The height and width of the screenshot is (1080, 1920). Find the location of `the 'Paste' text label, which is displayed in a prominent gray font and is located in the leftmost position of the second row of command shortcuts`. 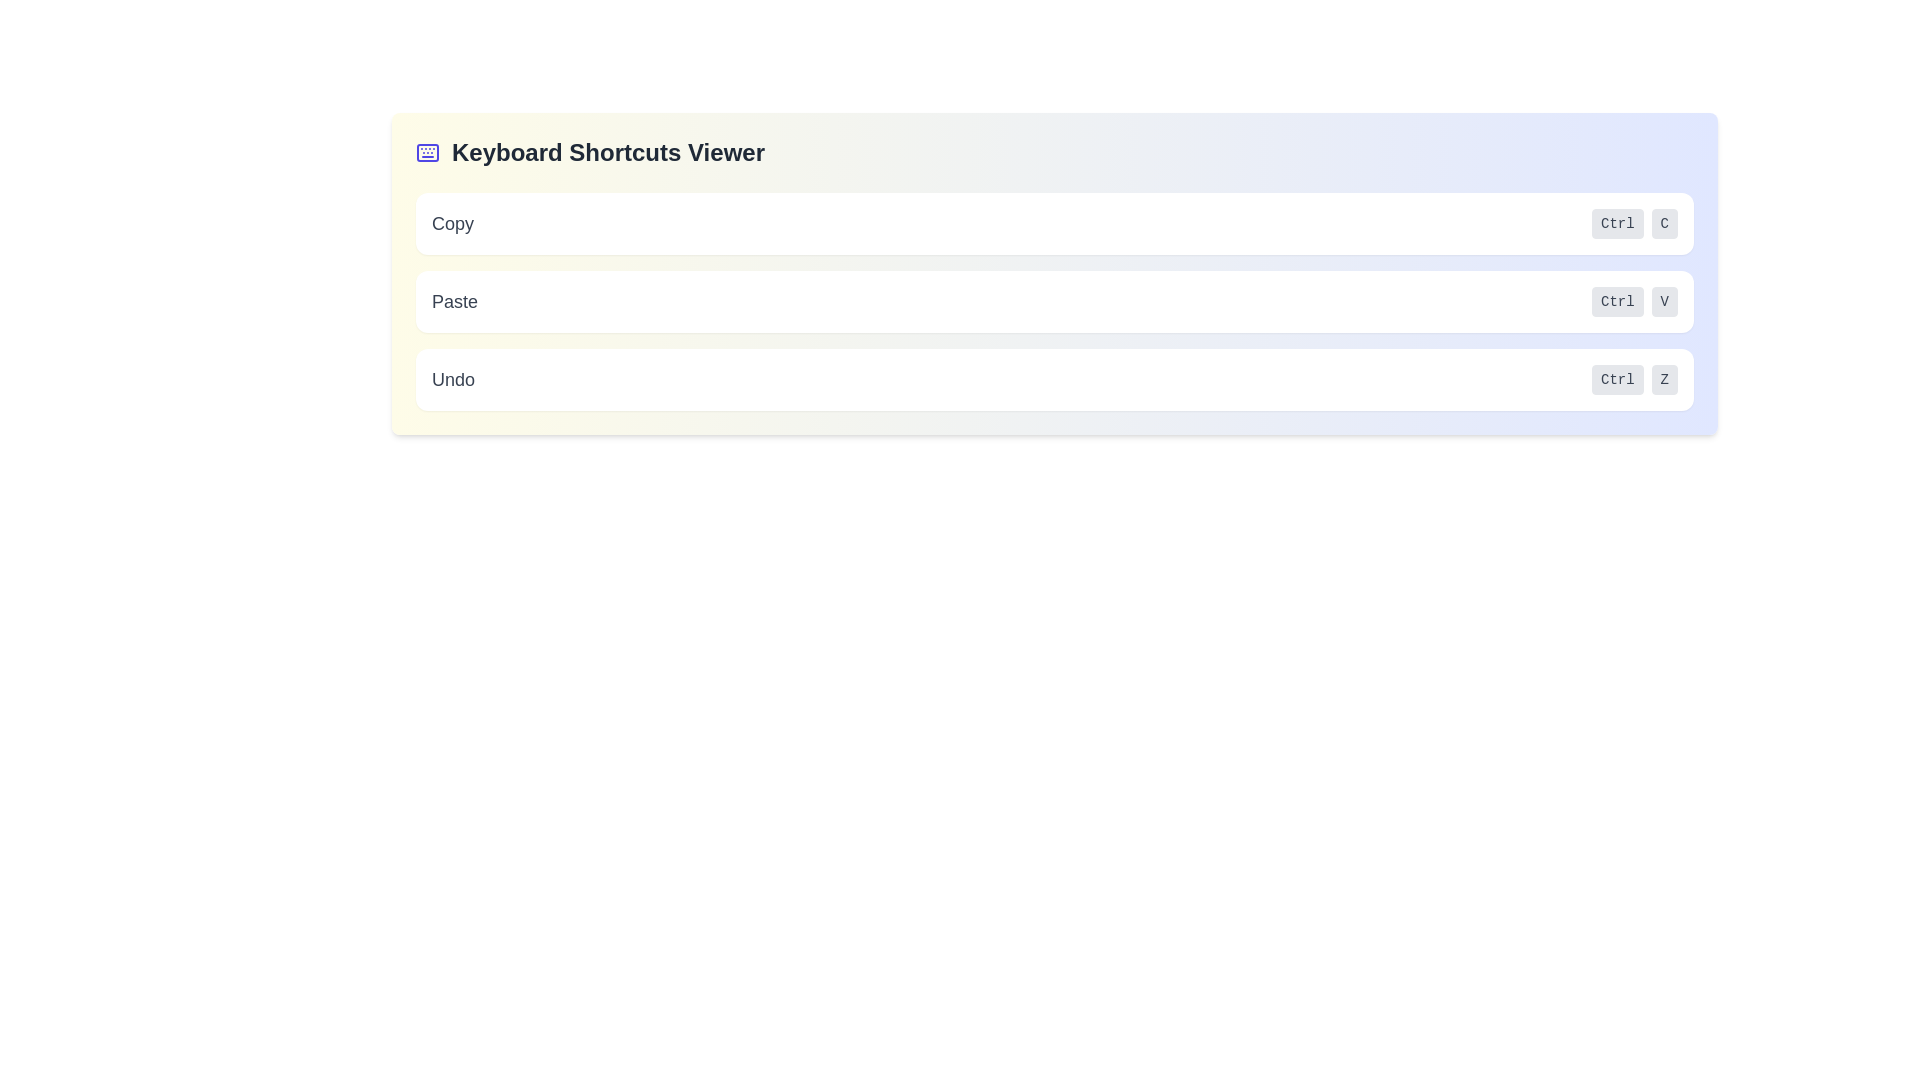

the 'Paste' text label, which is displayed in a prominent gray font and is located in the leftmost position of the second row of command shortcuts is located at coordinates (454, 301).